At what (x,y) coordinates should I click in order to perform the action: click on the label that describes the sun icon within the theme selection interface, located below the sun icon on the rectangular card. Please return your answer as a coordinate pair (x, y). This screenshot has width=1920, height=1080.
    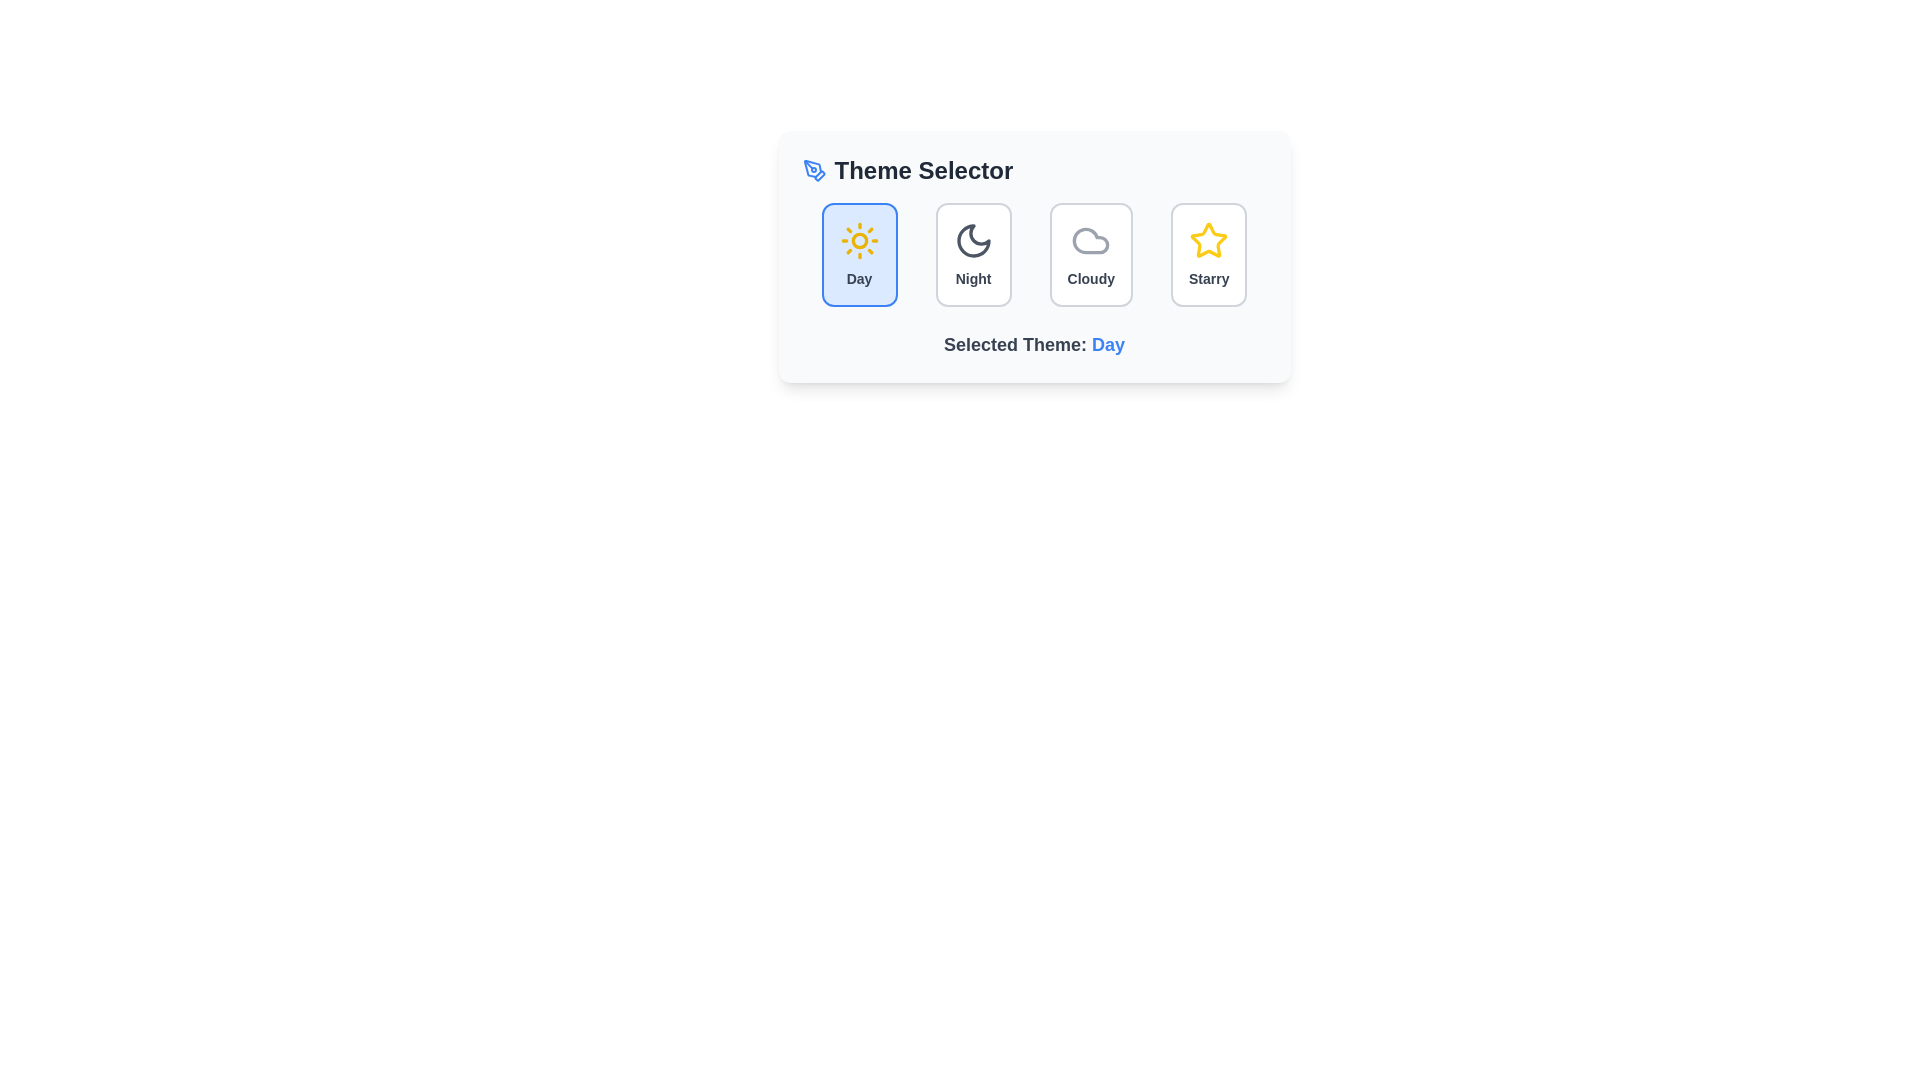
    Looking at the image, I should click on (859, 278).